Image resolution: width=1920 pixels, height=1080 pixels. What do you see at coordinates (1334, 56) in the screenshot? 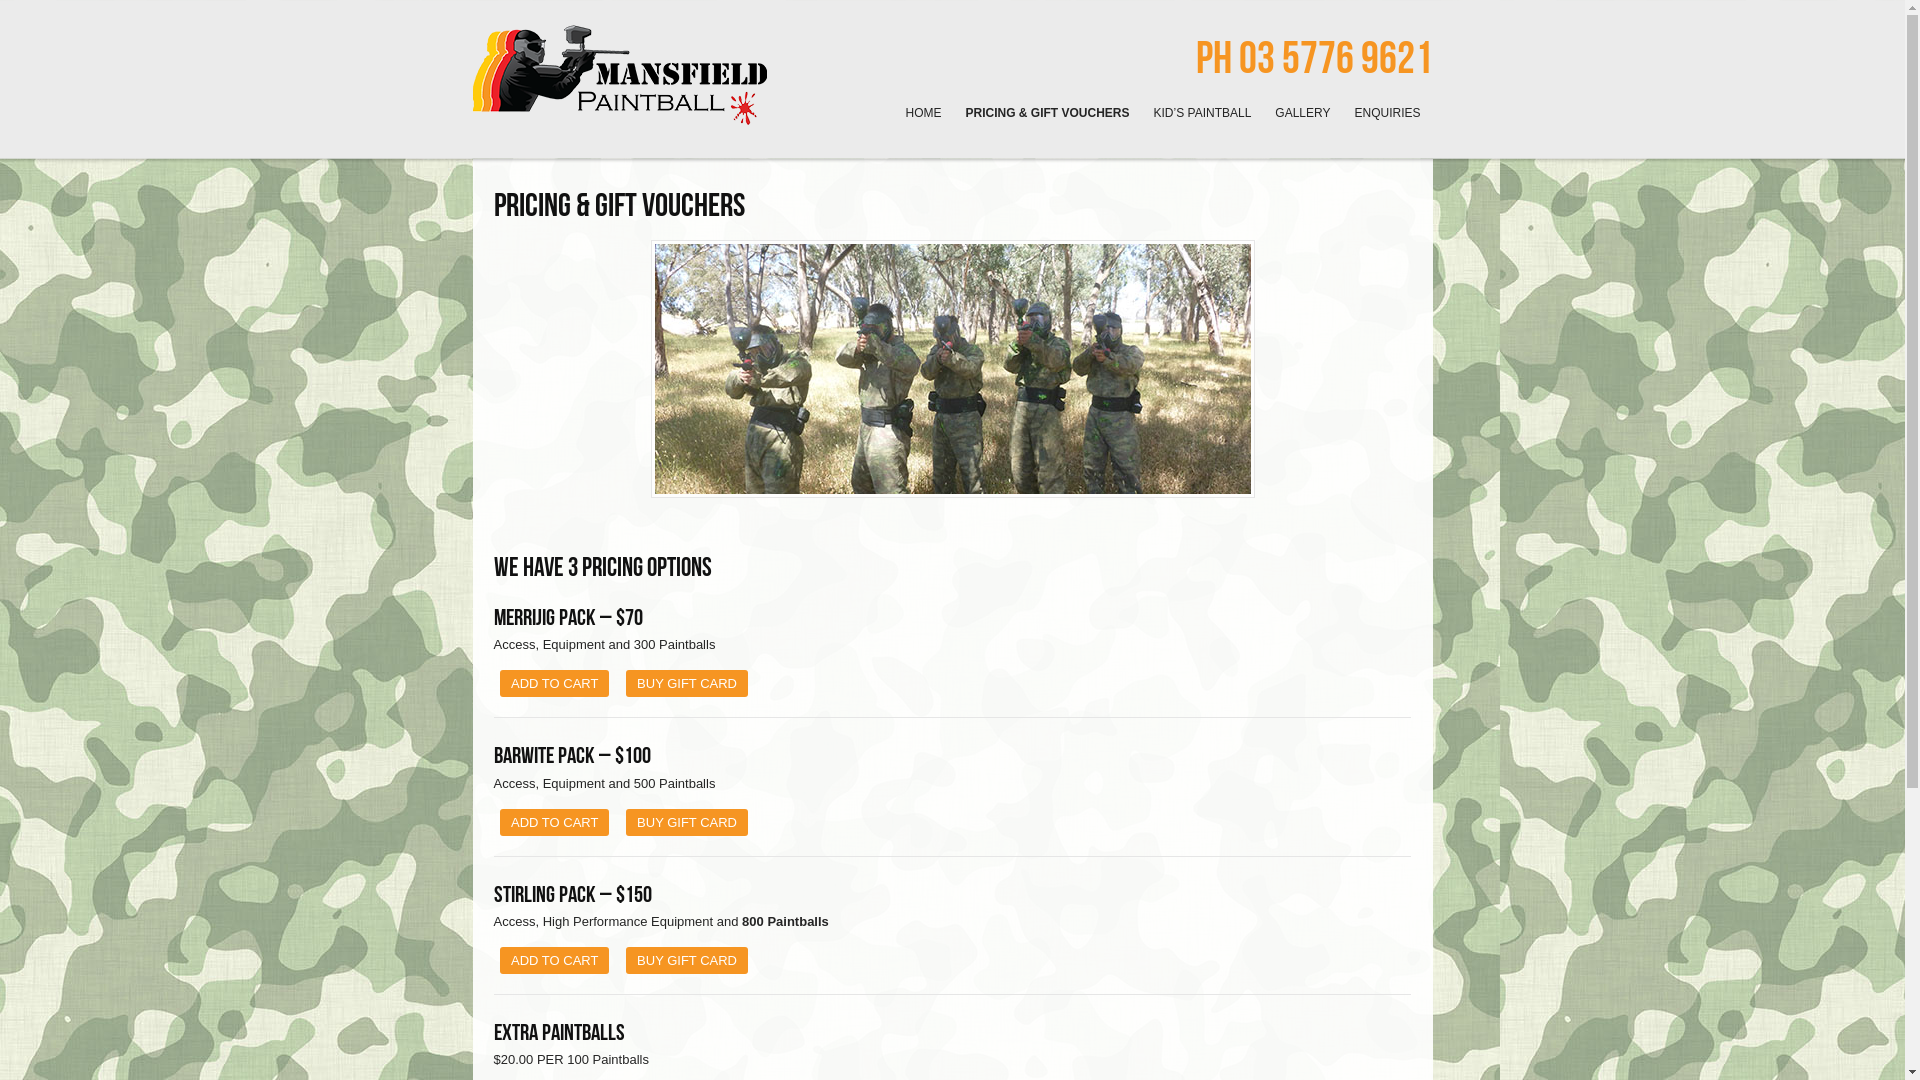
I see `'03 5776 9621'` at bounding box center [1334, 56].